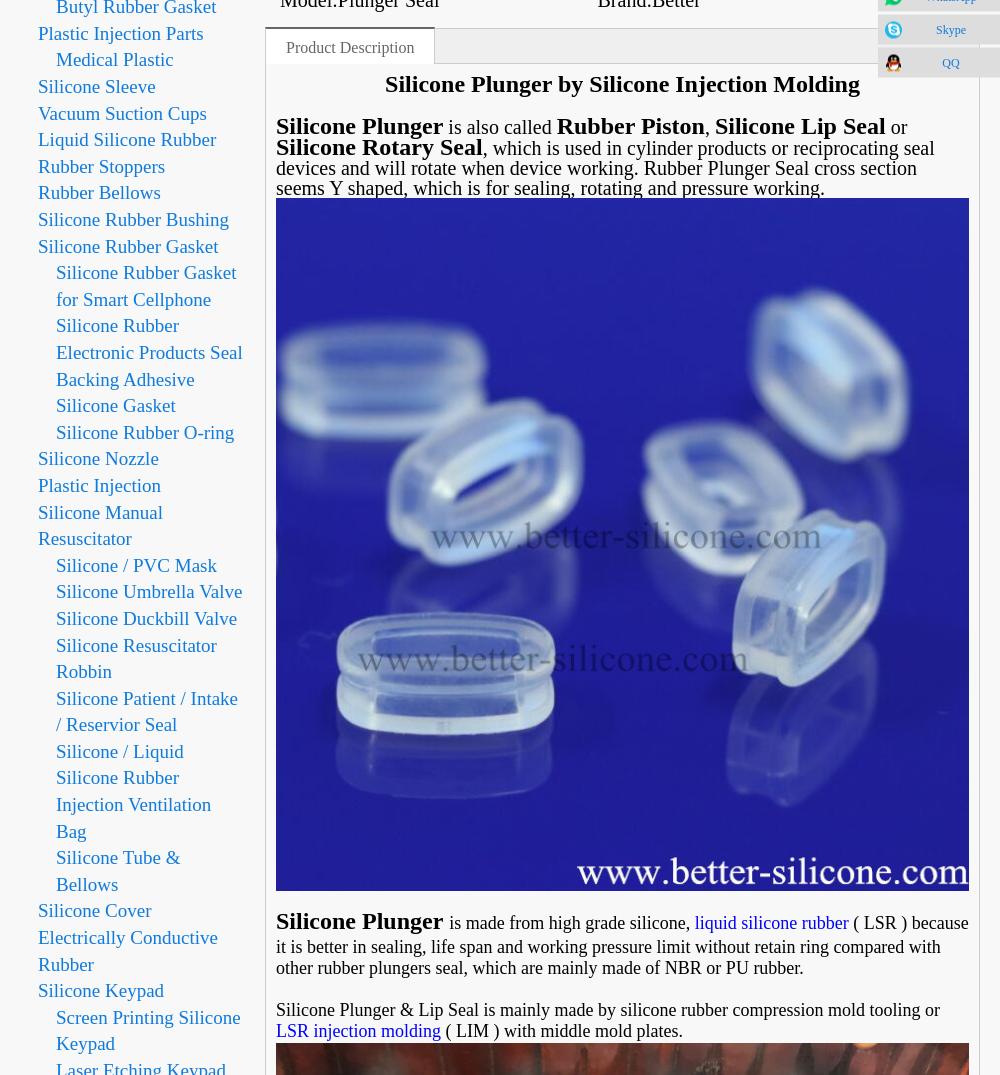  I want to click on 'Silicone Cover', so click(93, 909).